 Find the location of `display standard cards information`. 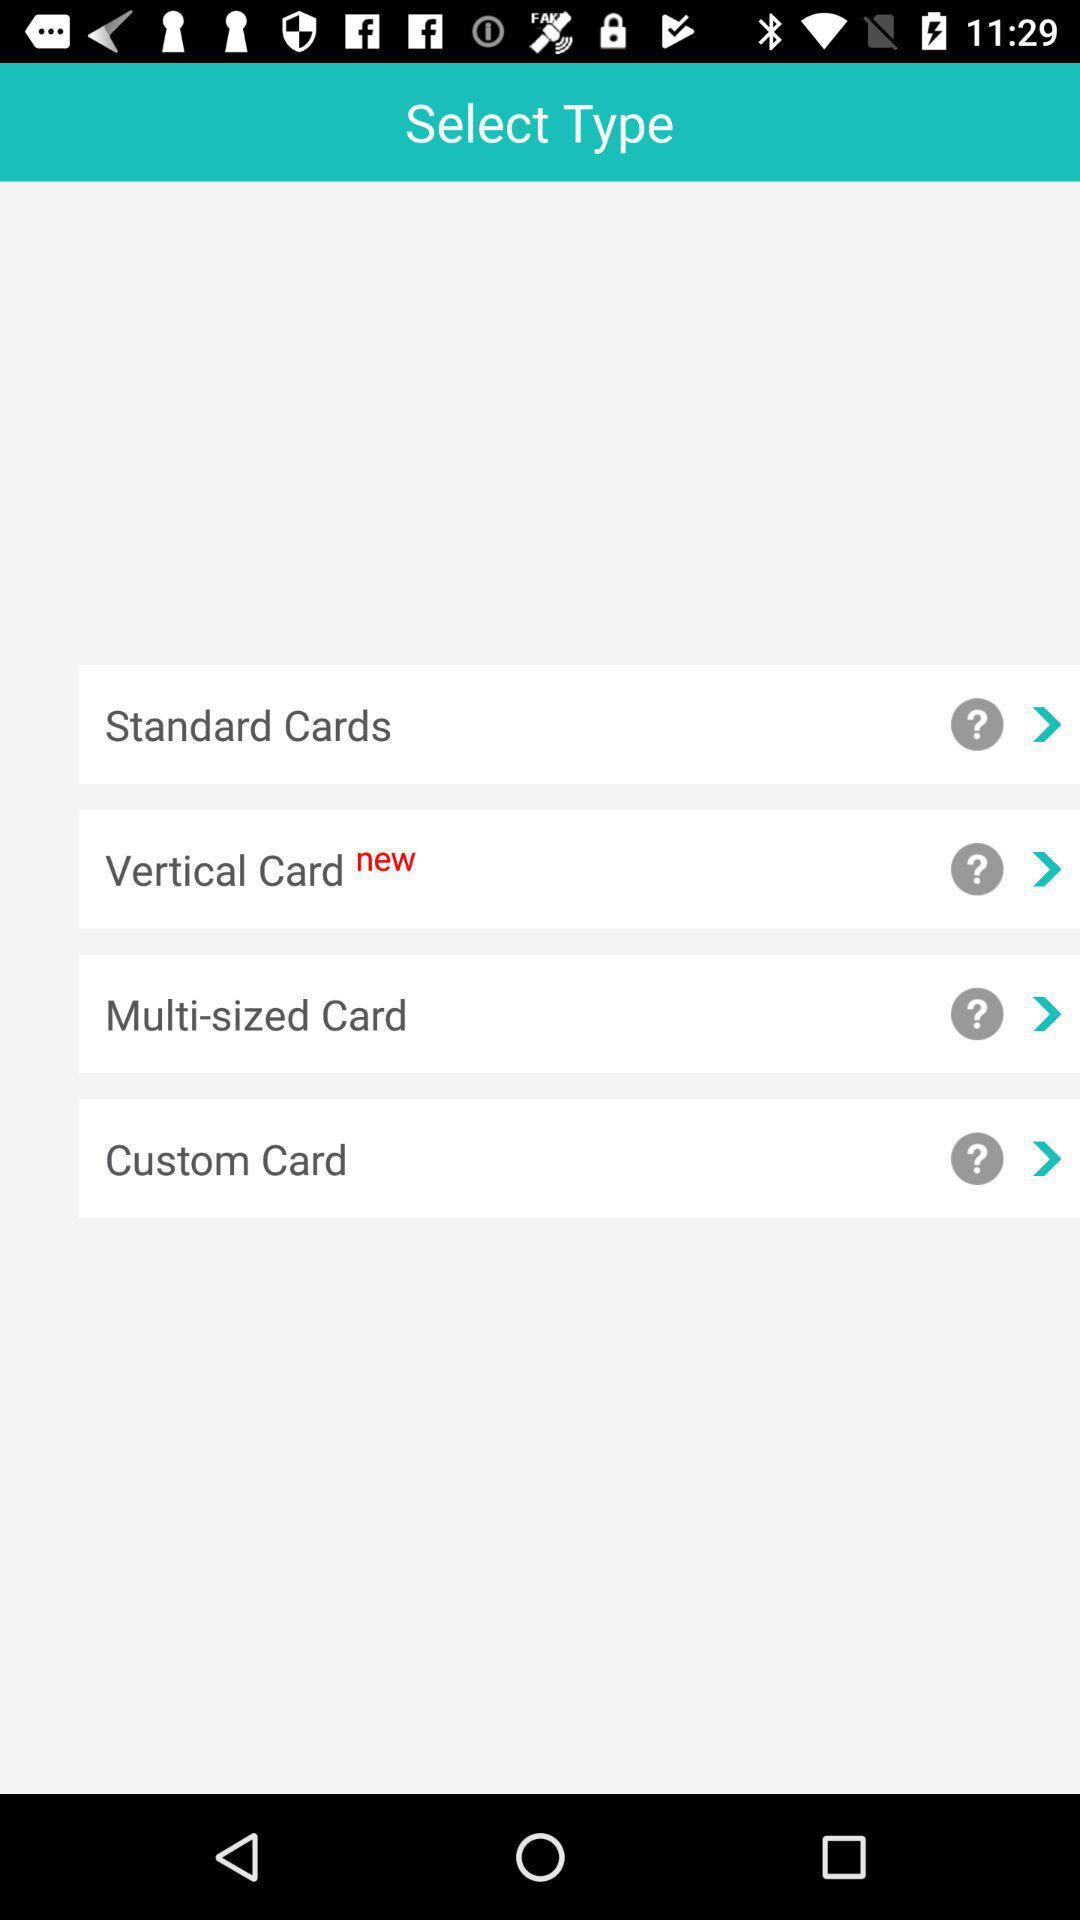

display standard cards information is located at coordinates (976, 723).